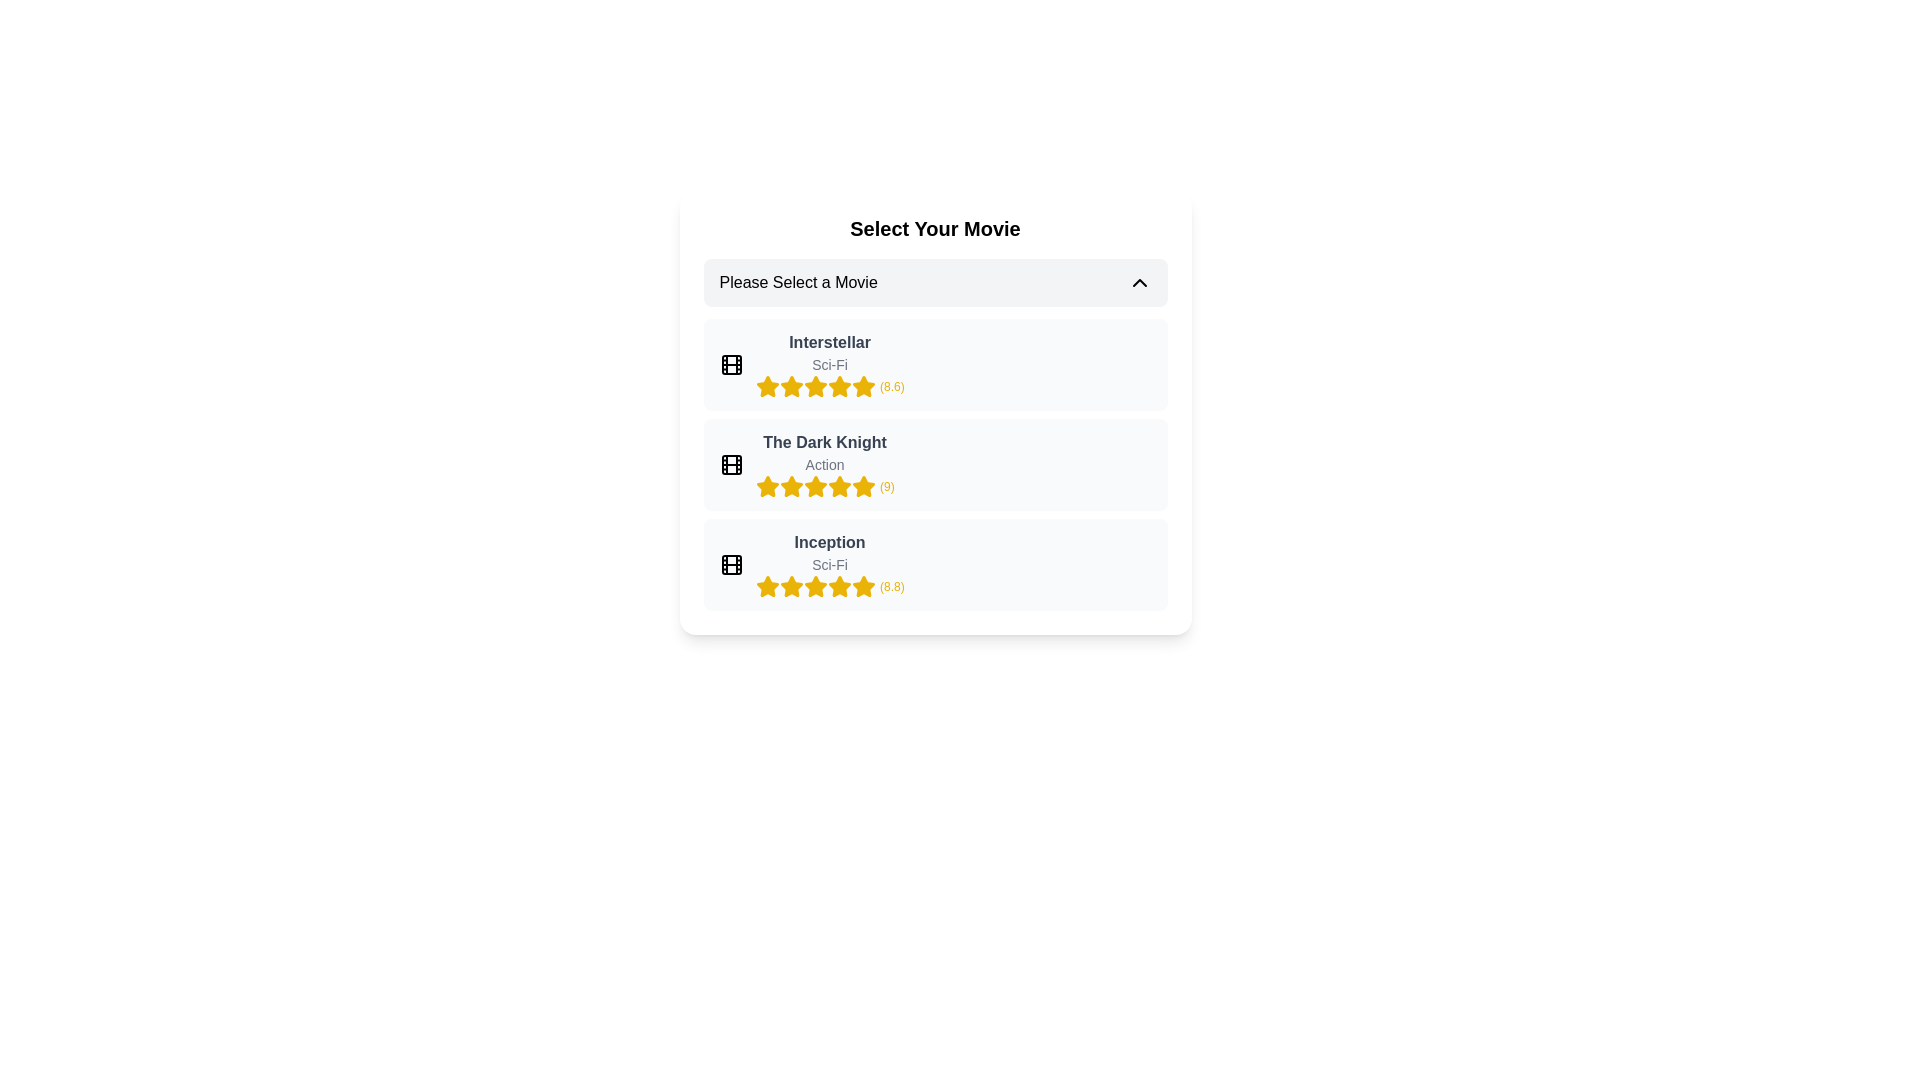 This screenshot has height=1080, width=1920. What do you see at coordinates (790, 486) in the screenshot?
I see `the third star icon in the rating row of the movie 'The Dark Knight' to indicate a partial or full rating increment` at bounding box center [790, 486].